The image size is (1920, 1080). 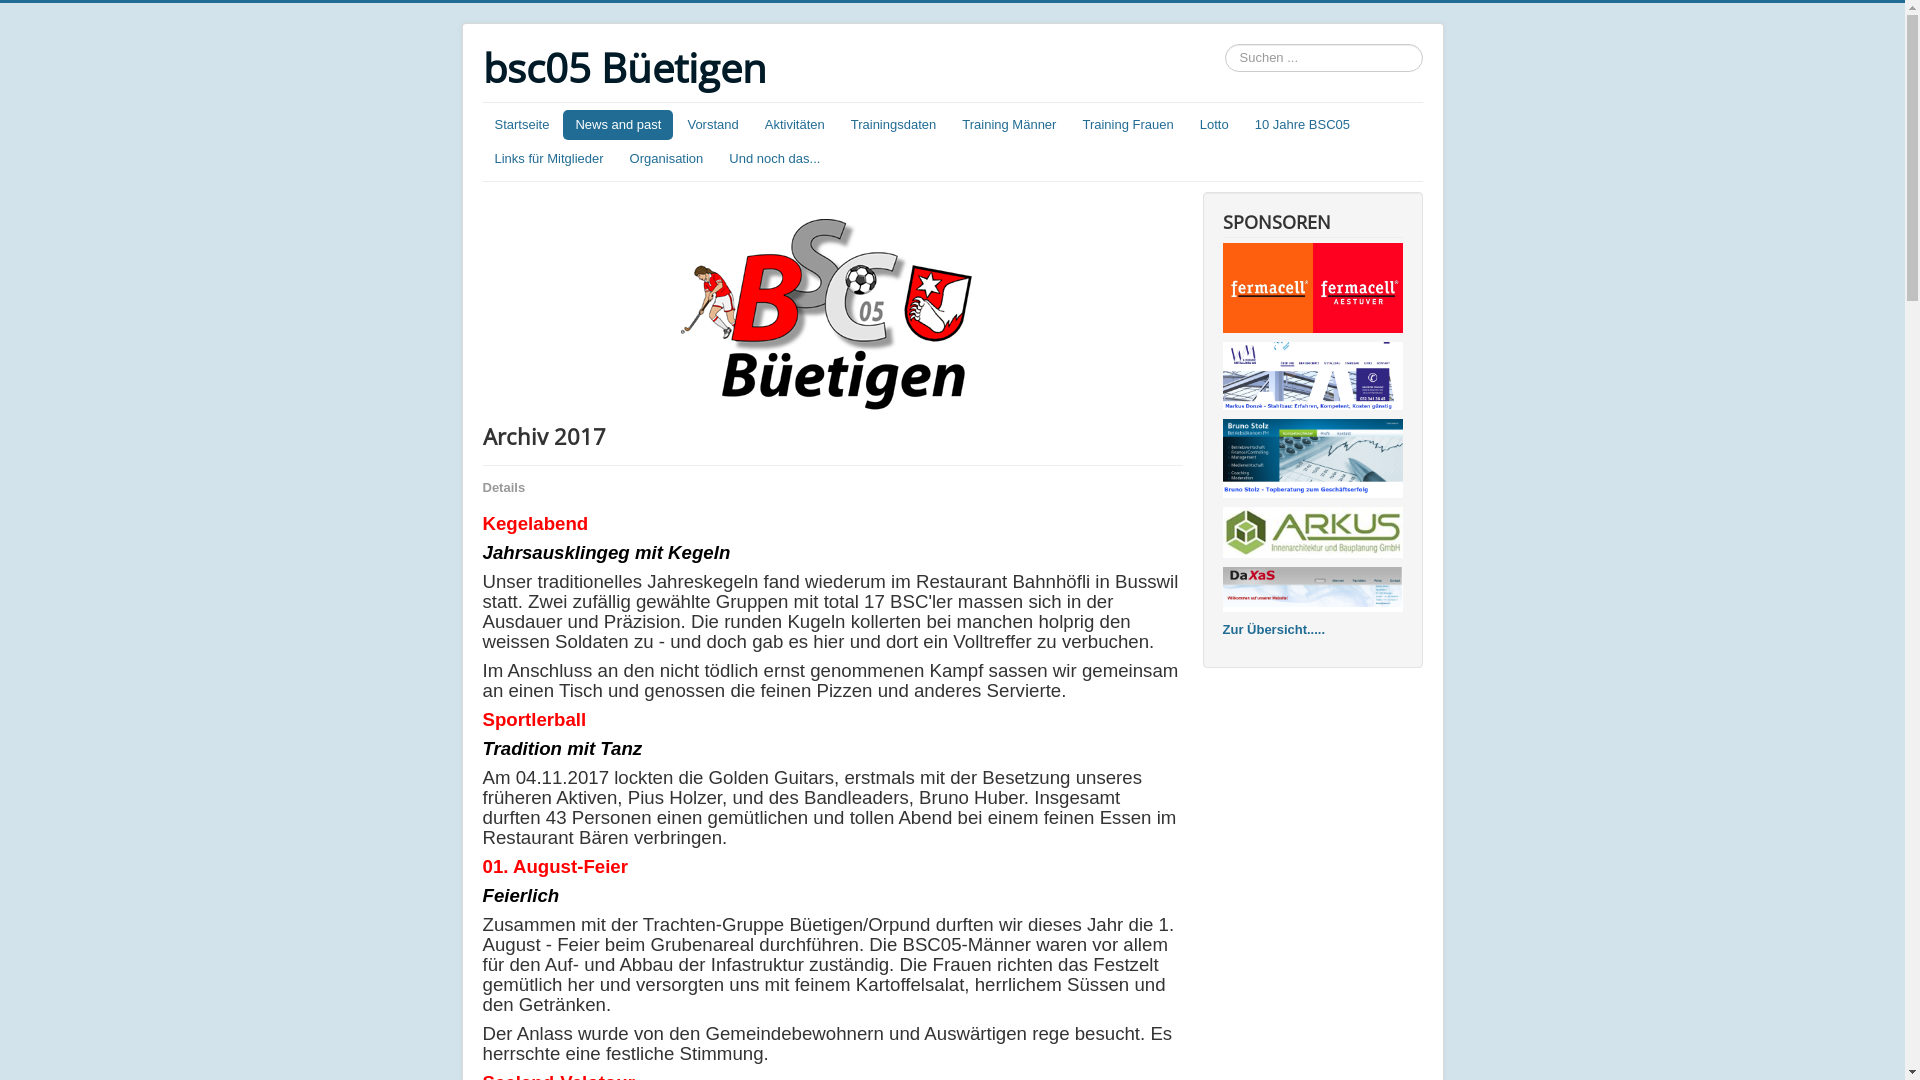 I want to click on 'Lotto', so click(x=1213, y=124).